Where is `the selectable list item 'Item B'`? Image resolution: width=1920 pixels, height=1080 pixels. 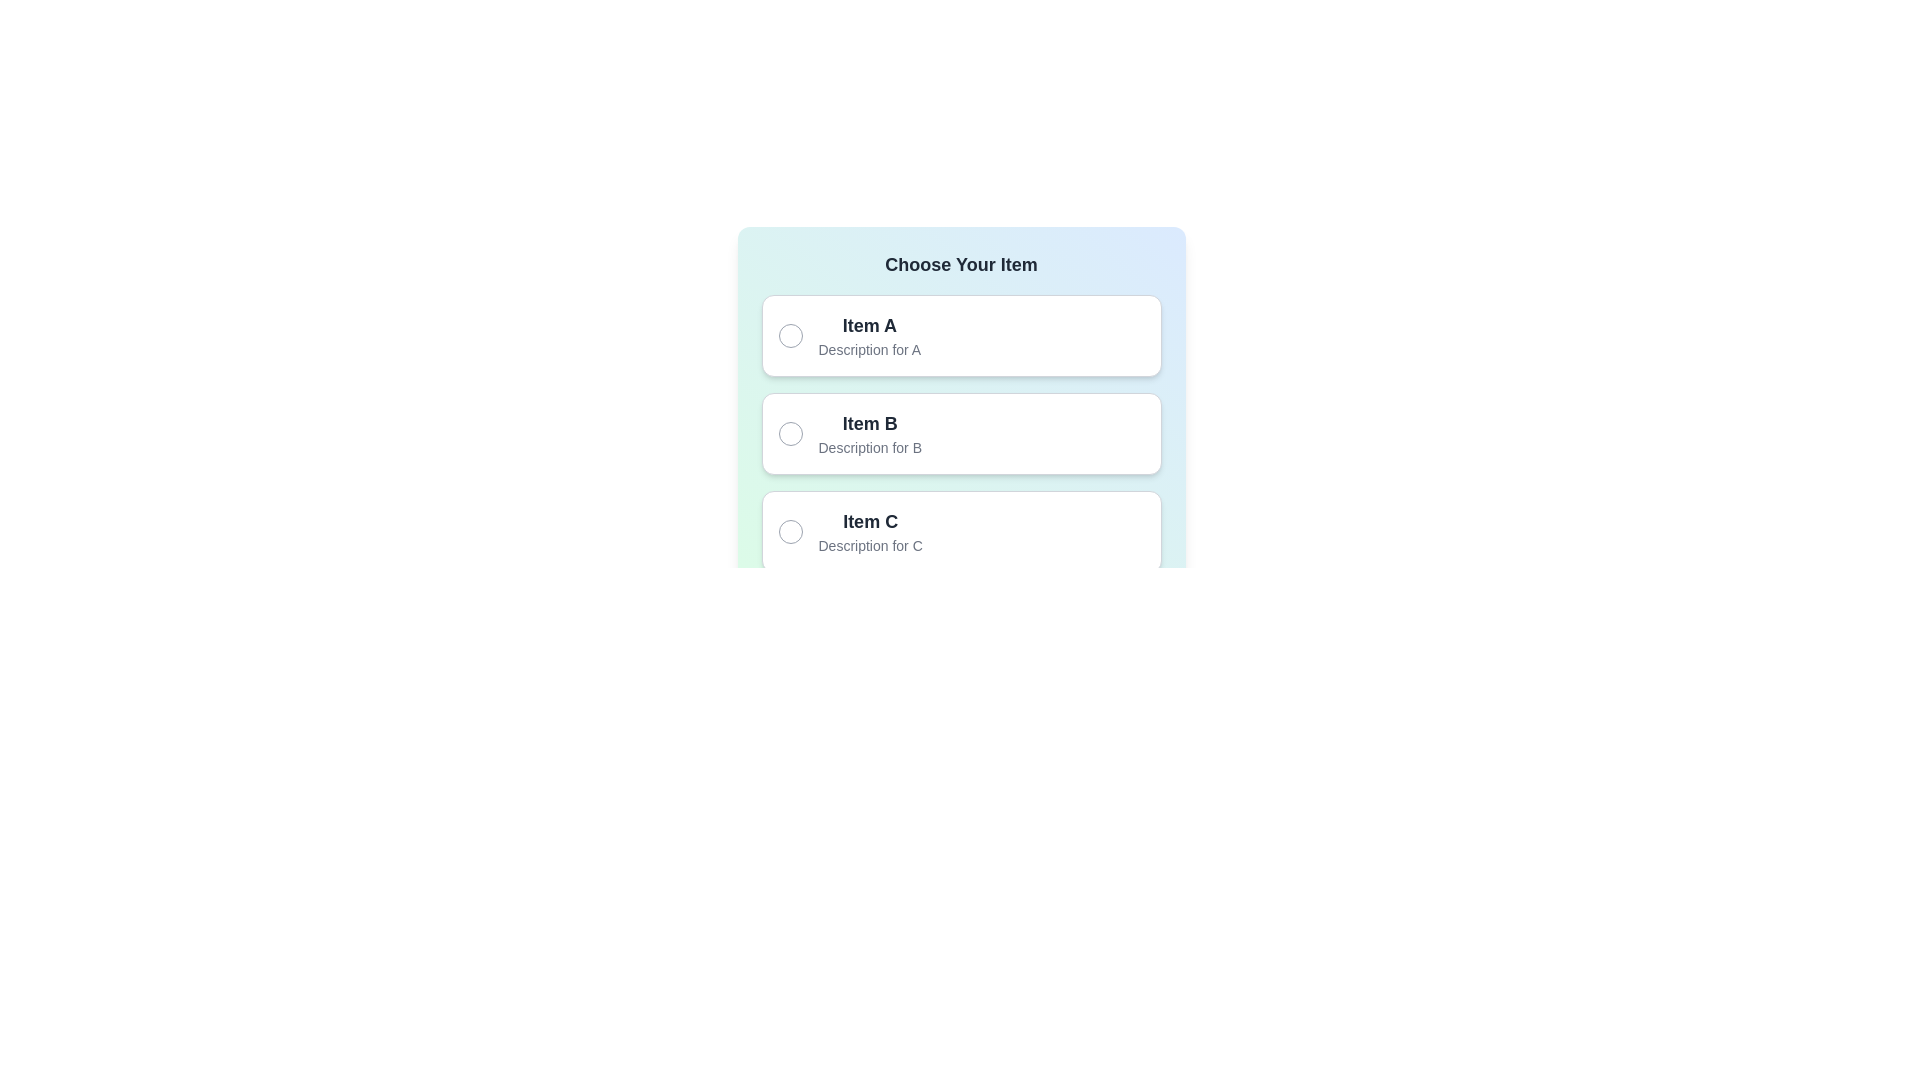
the selectable list item 'Item B' is located at coordinates (961, 433).